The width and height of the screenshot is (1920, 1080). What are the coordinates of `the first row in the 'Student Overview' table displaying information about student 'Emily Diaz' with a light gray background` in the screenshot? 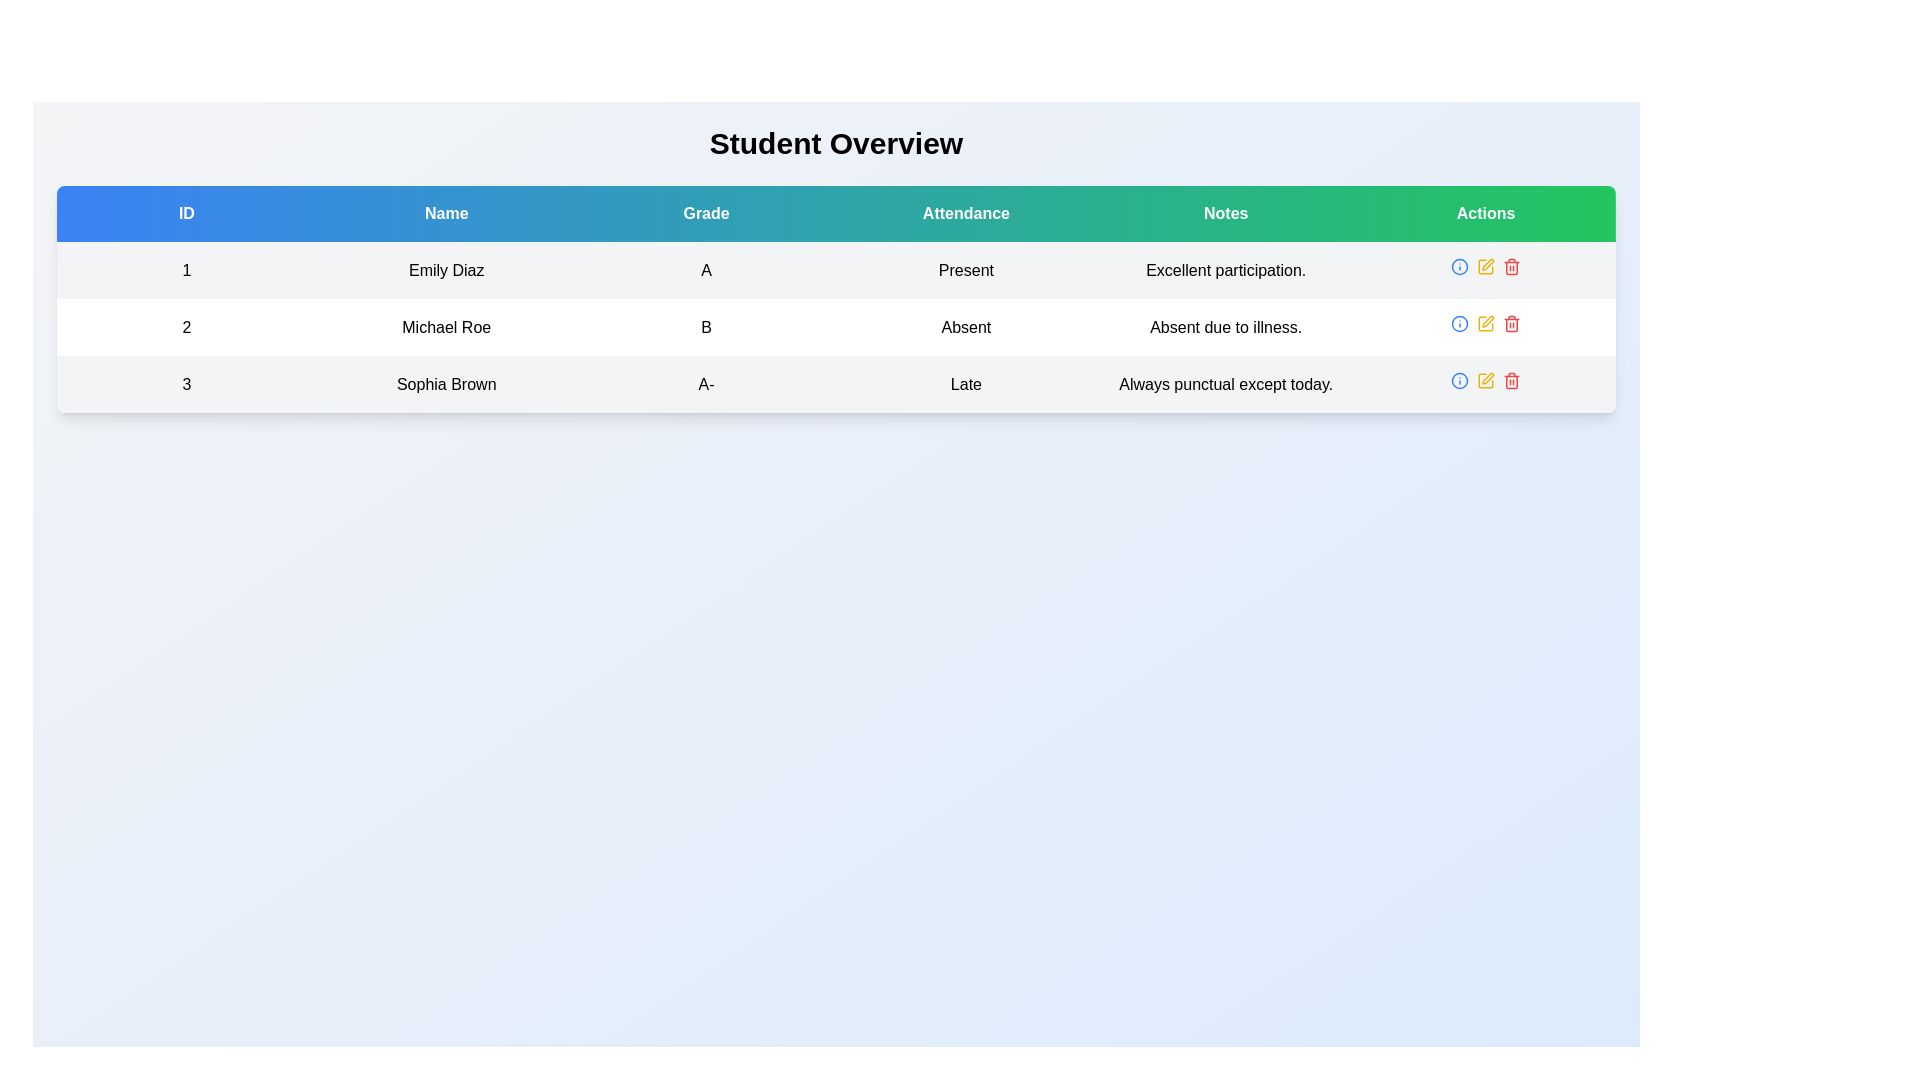 It's located at (836, 270).